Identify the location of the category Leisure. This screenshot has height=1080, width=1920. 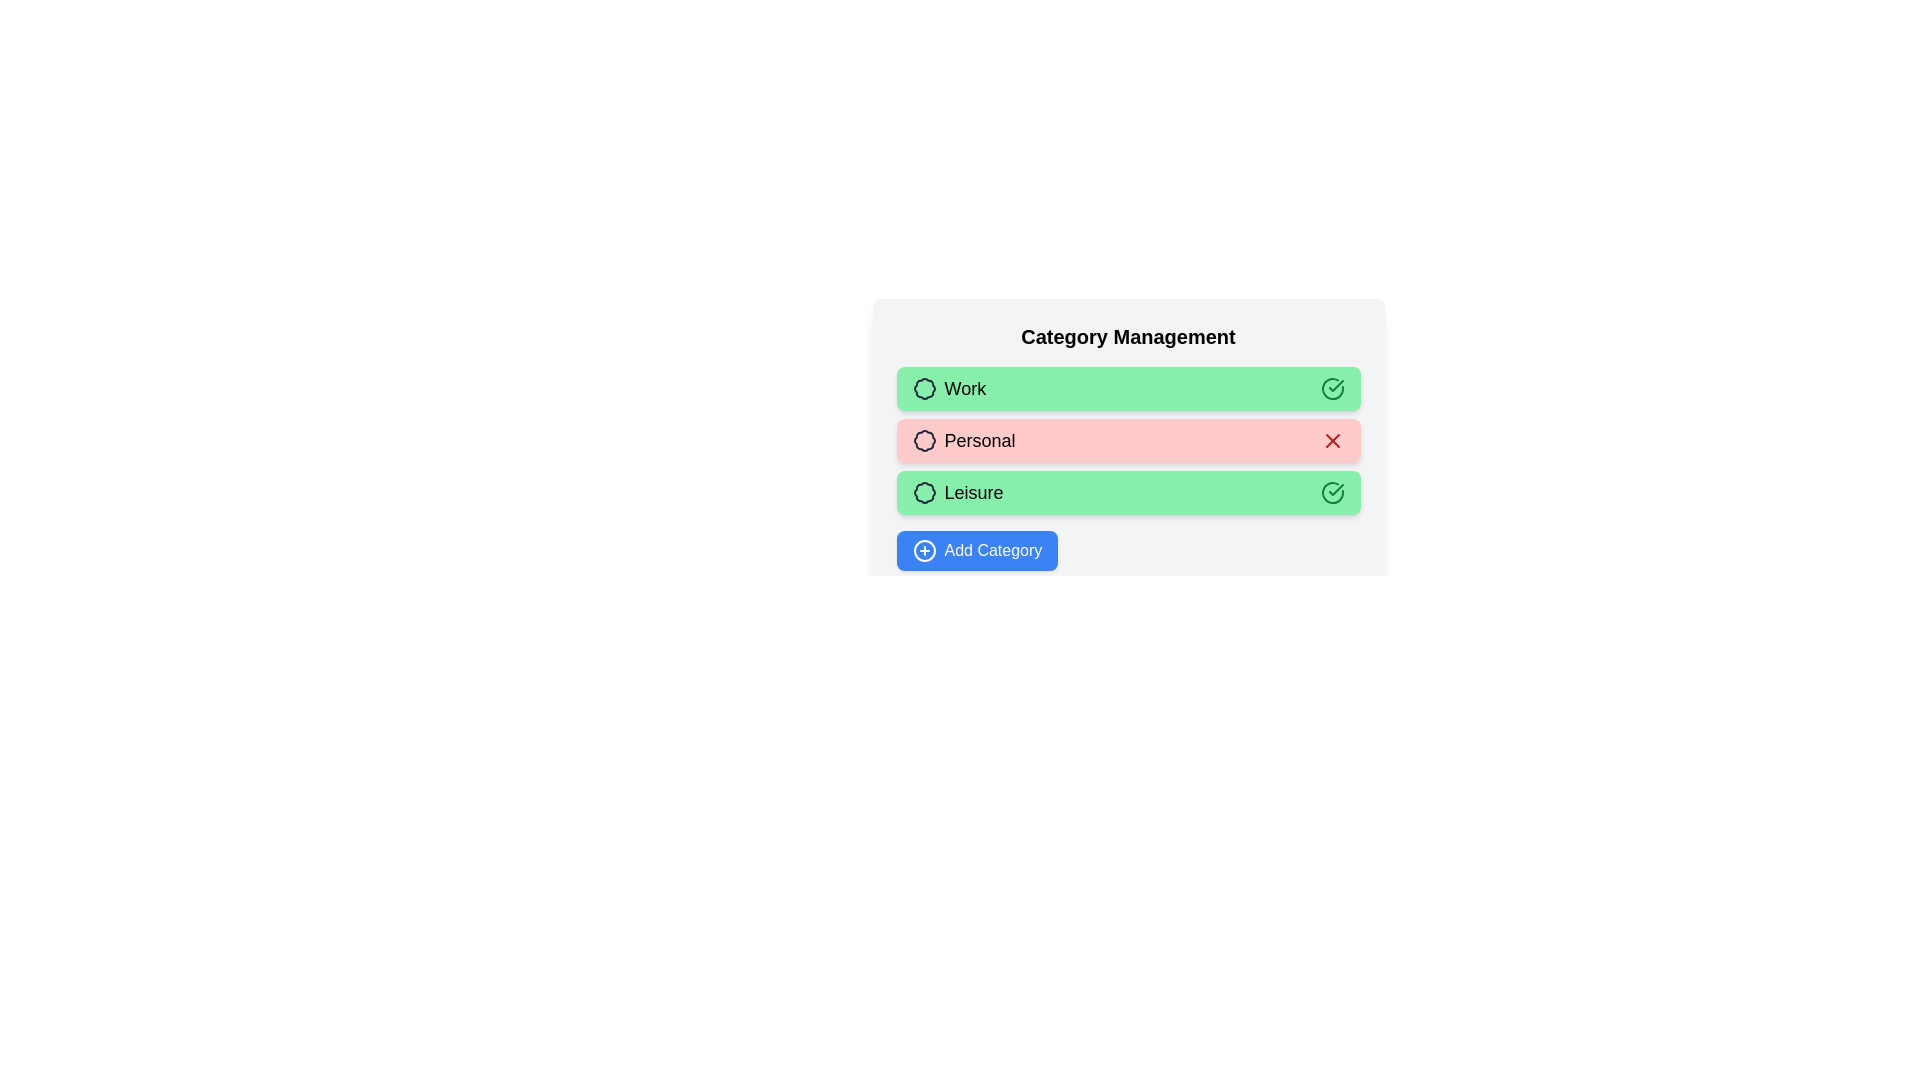
(1128, 493).